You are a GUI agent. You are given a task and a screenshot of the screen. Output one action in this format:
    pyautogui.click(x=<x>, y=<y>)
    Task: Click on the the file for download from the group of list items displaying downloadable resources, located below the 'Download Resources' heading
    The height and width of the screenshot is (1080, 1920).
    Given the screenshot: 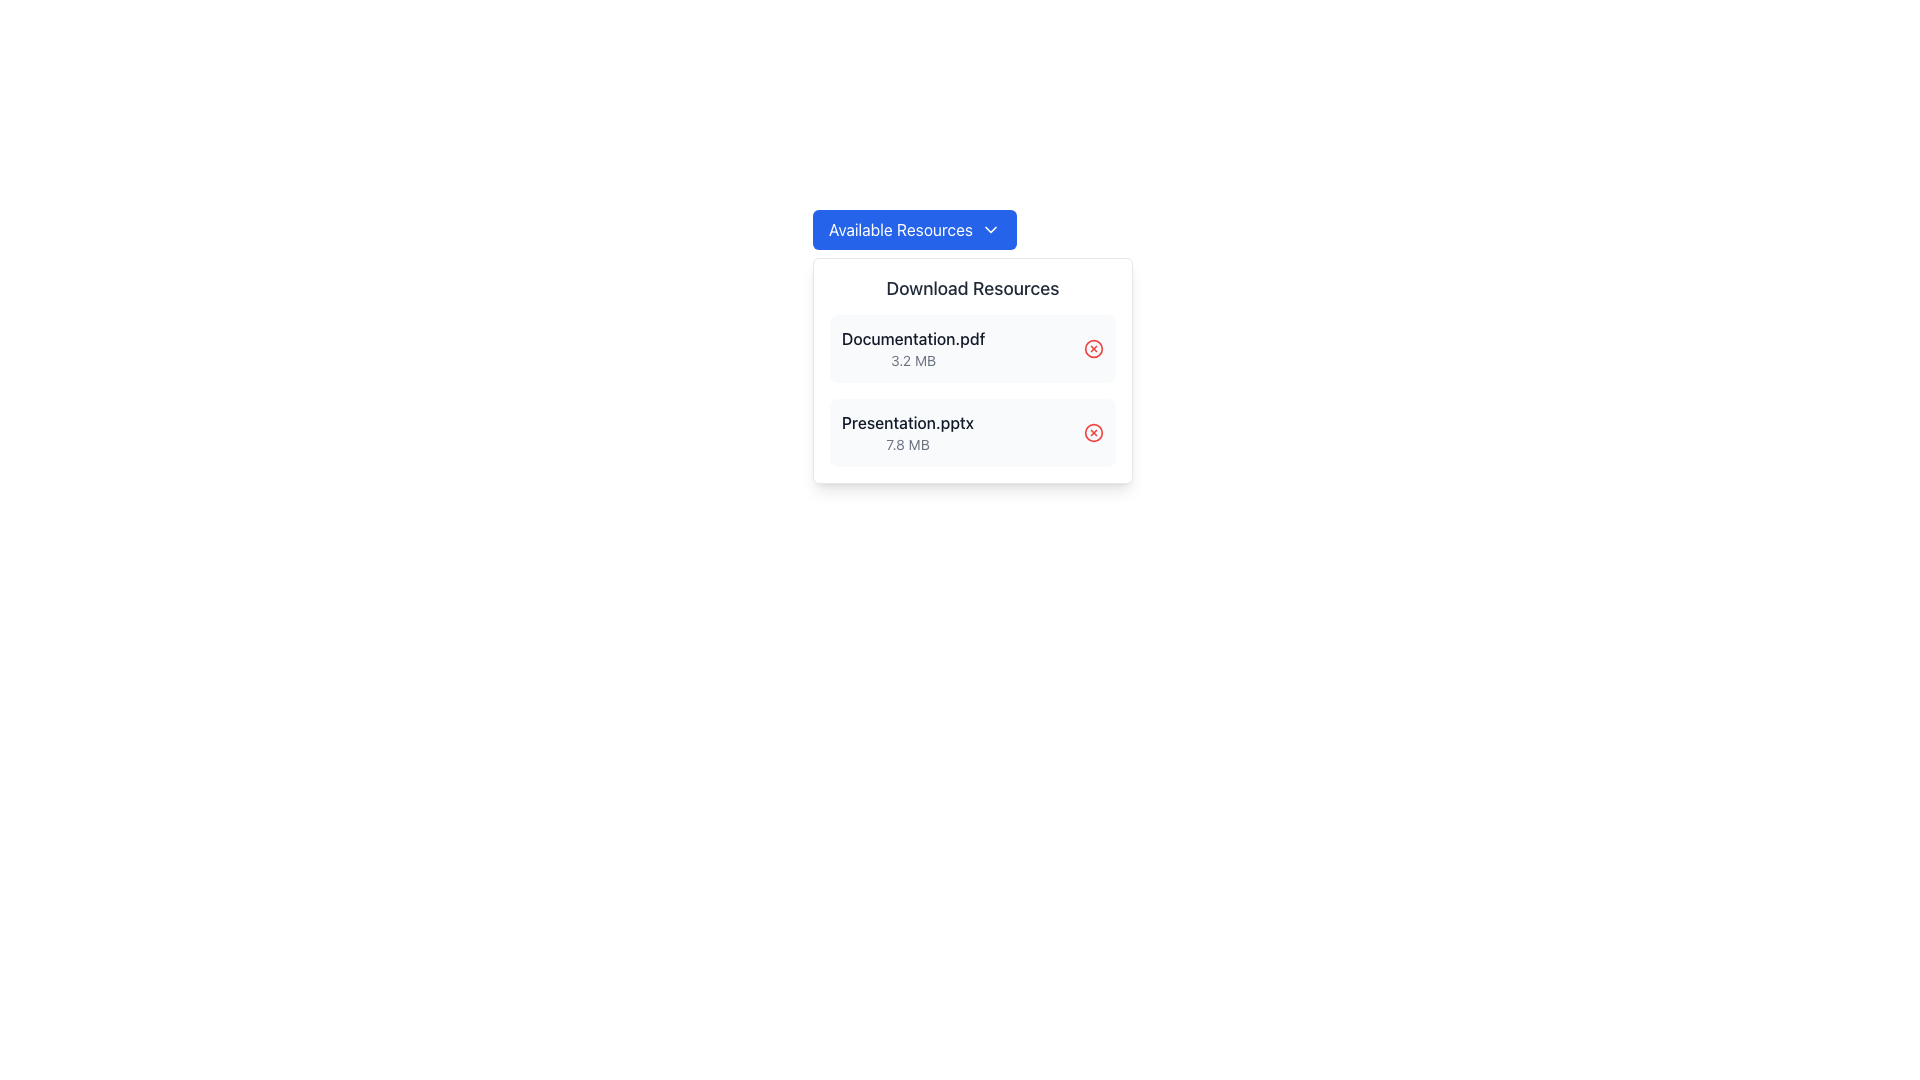 What is the action you would take?
    pyautogui.click(x=972, y=390)
    